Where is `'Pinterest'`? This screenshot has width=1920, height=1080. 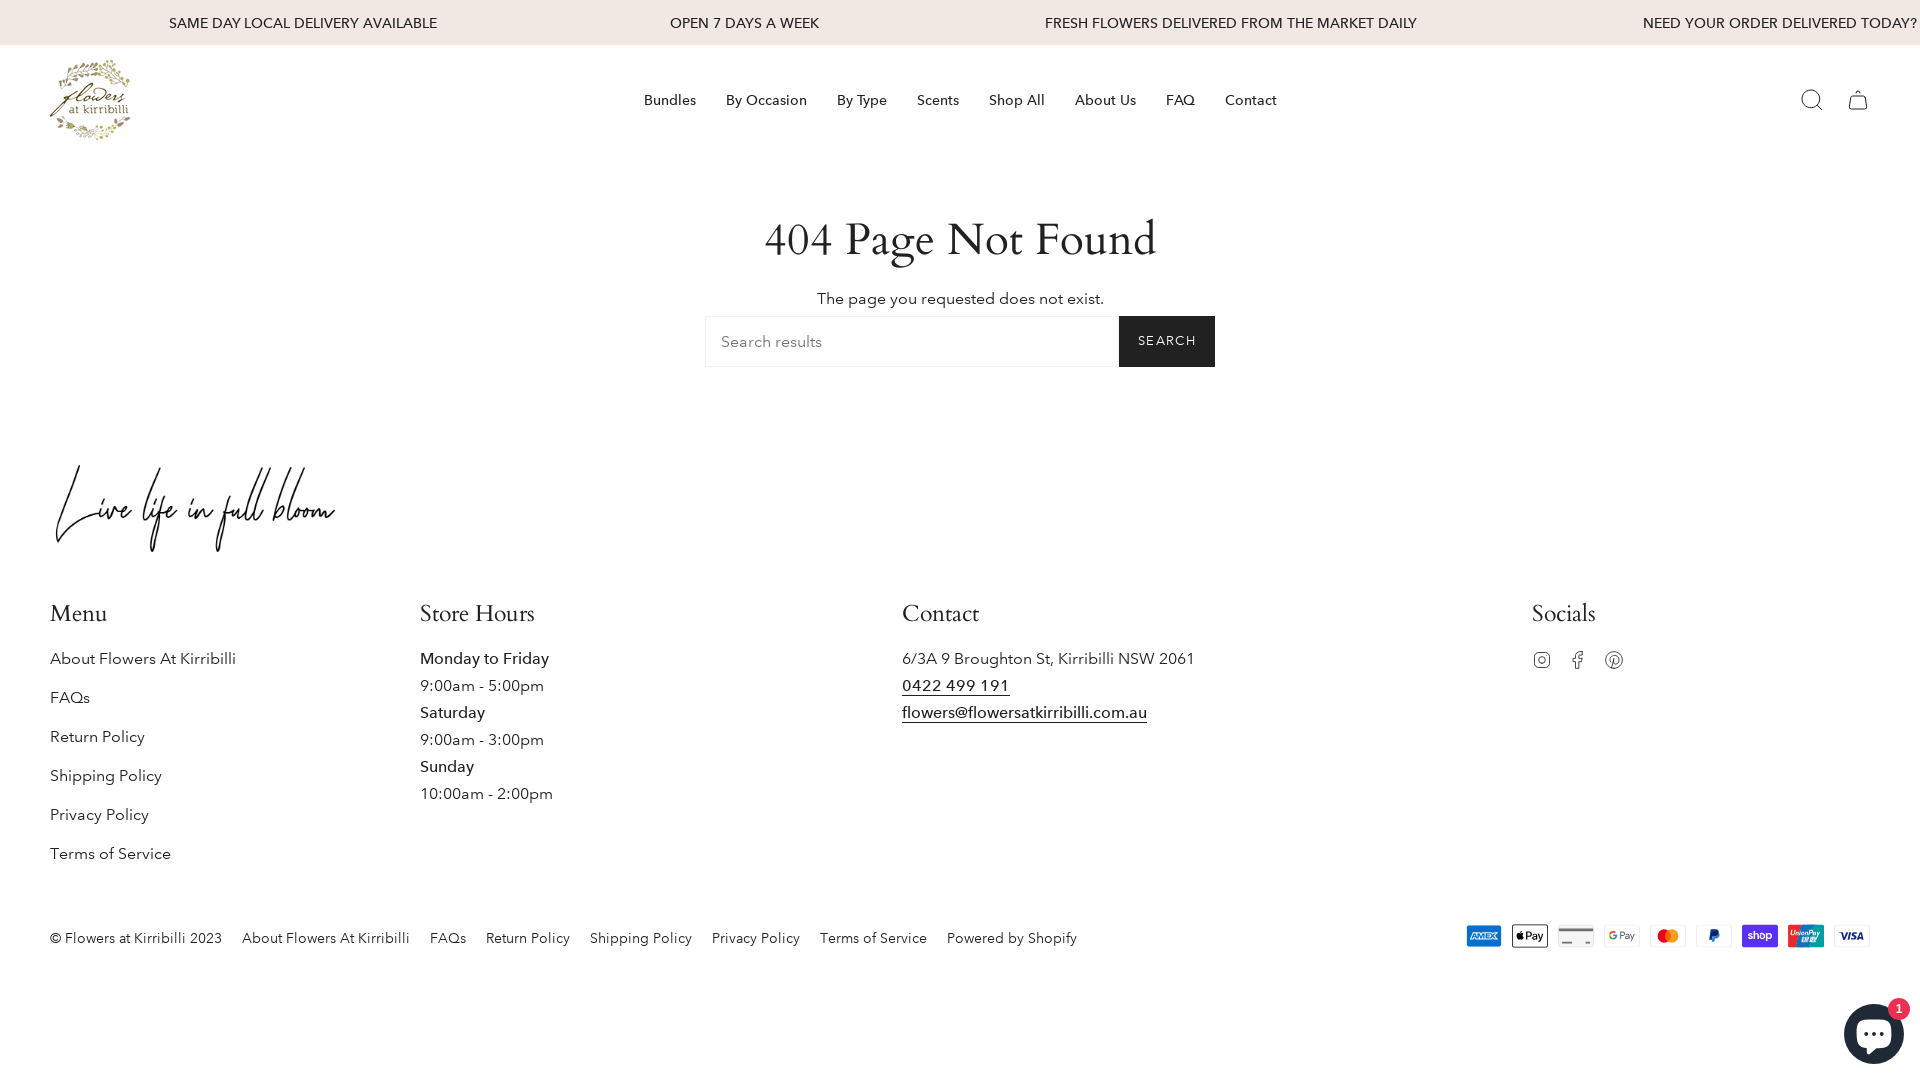 'Pinterest' is located at coordinates (1613, 658).